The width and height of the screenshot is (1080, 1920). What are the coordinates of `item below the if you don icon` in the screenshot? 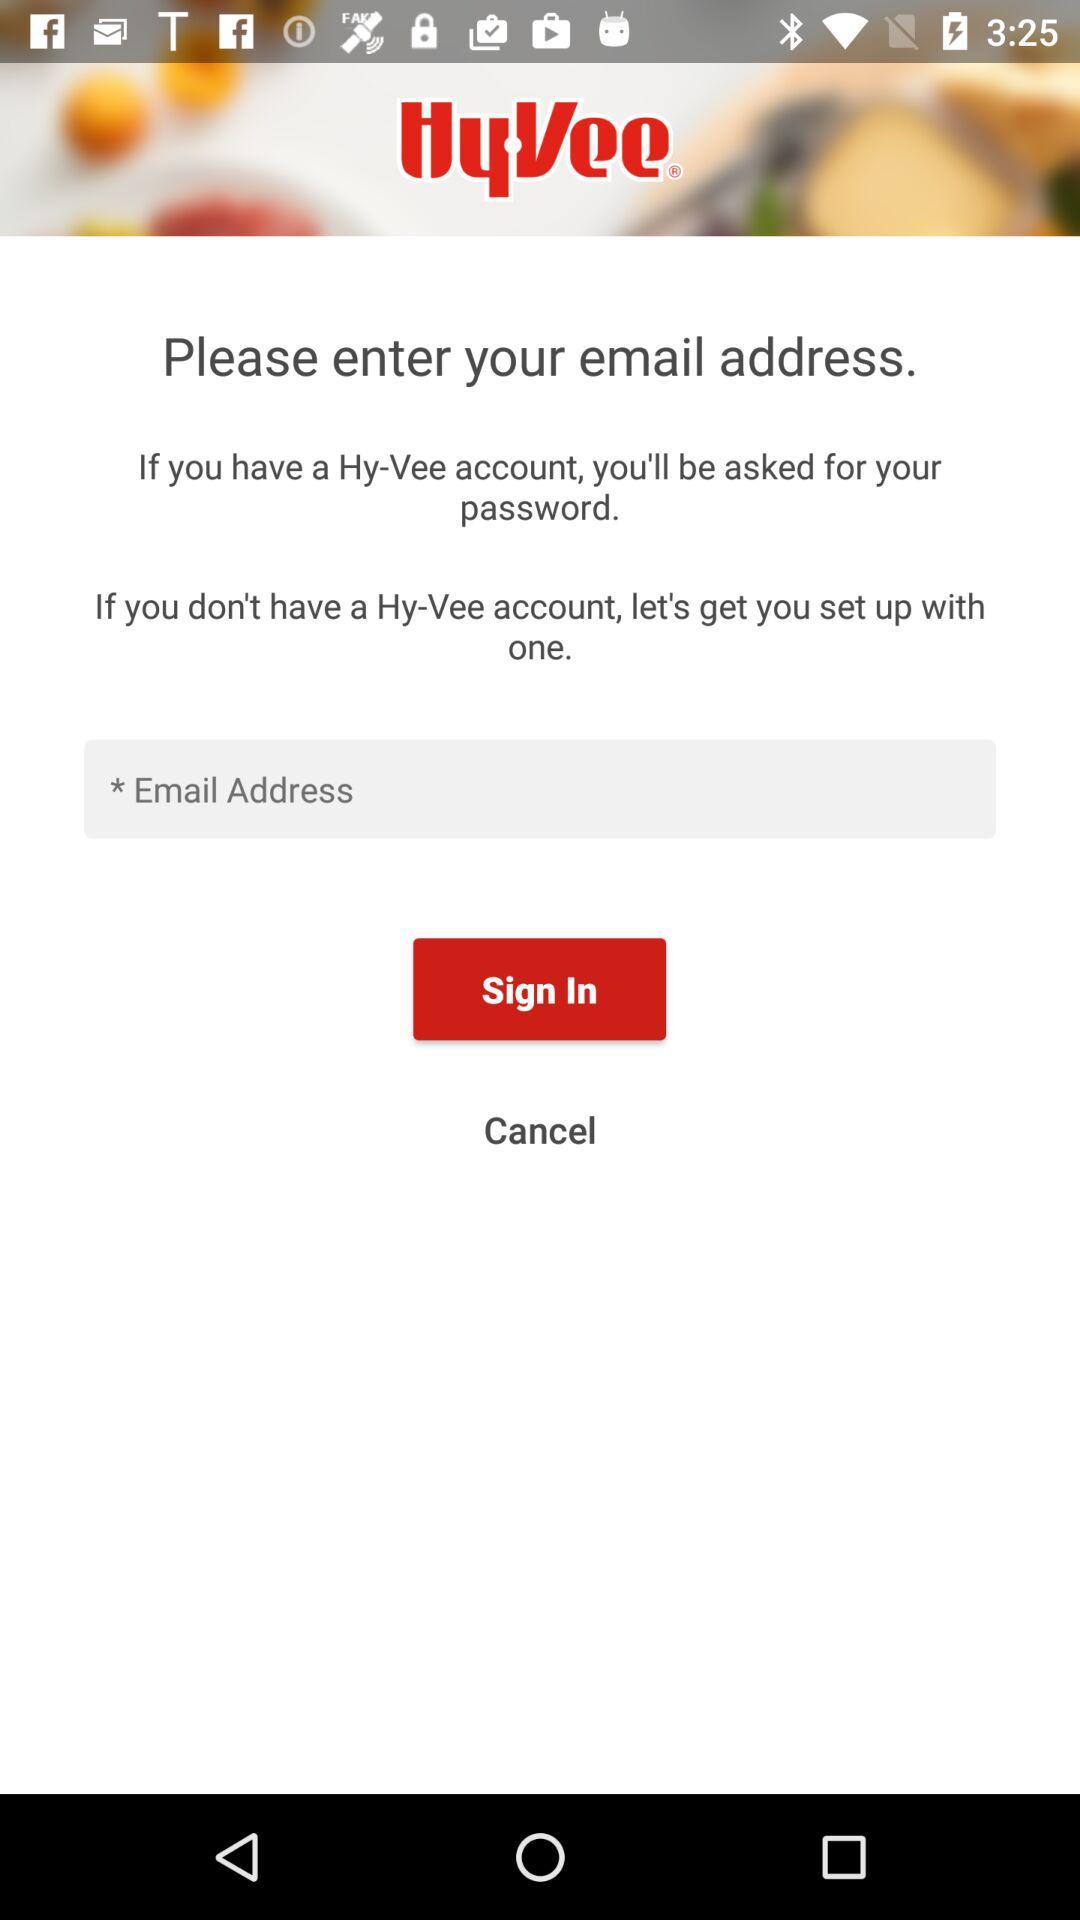 It's located at (540, 787).